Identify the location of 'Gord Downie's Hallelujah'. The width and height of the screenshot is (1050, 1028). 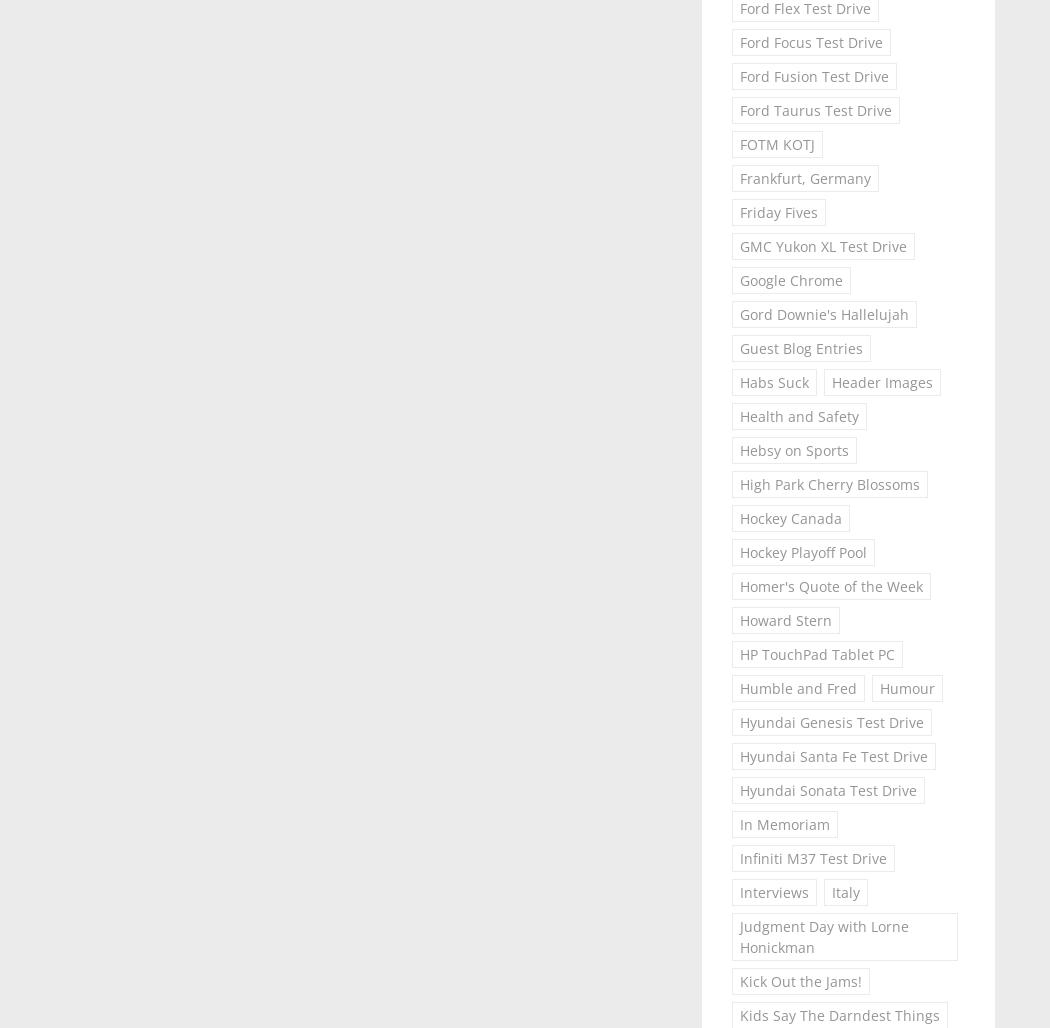
(822, 314).